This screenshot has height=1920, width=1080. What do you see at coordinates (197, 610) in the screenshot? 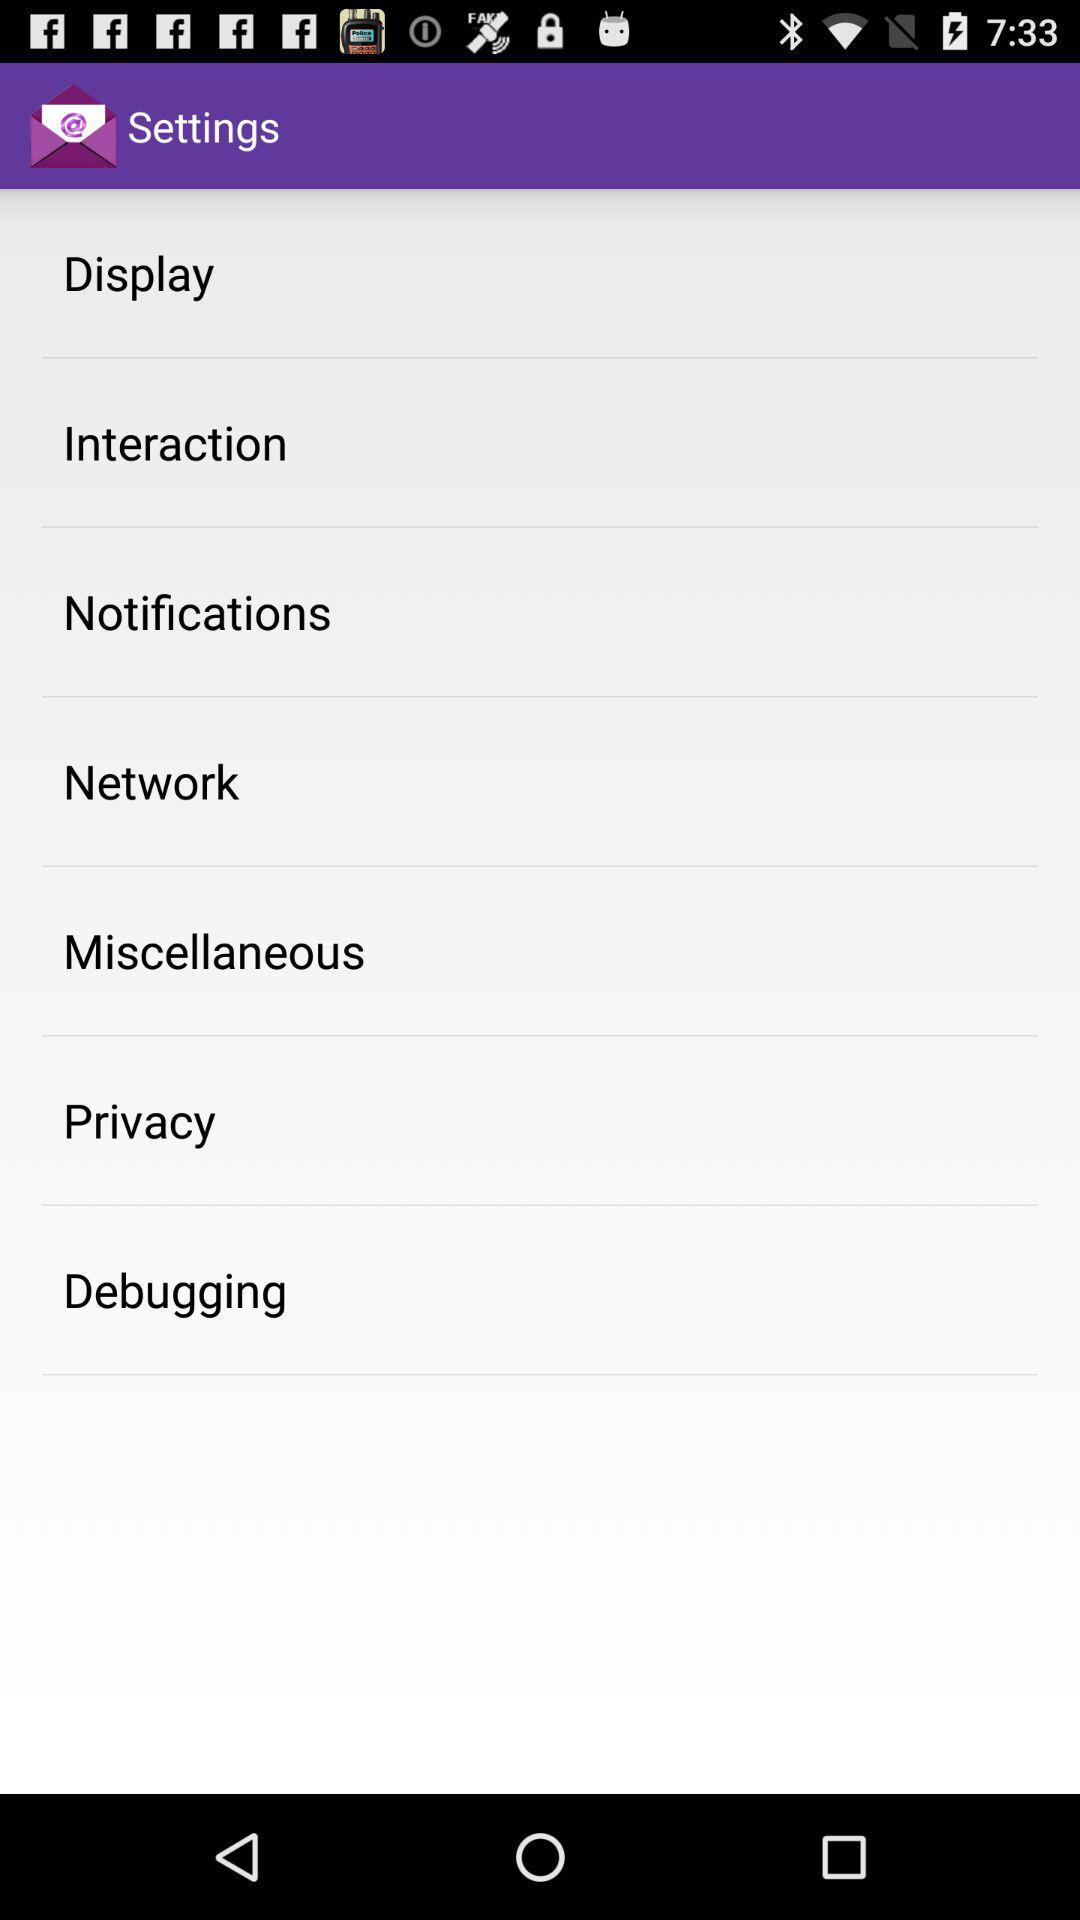
I see `the app below interaction icon` at bounding box center [197, 610].